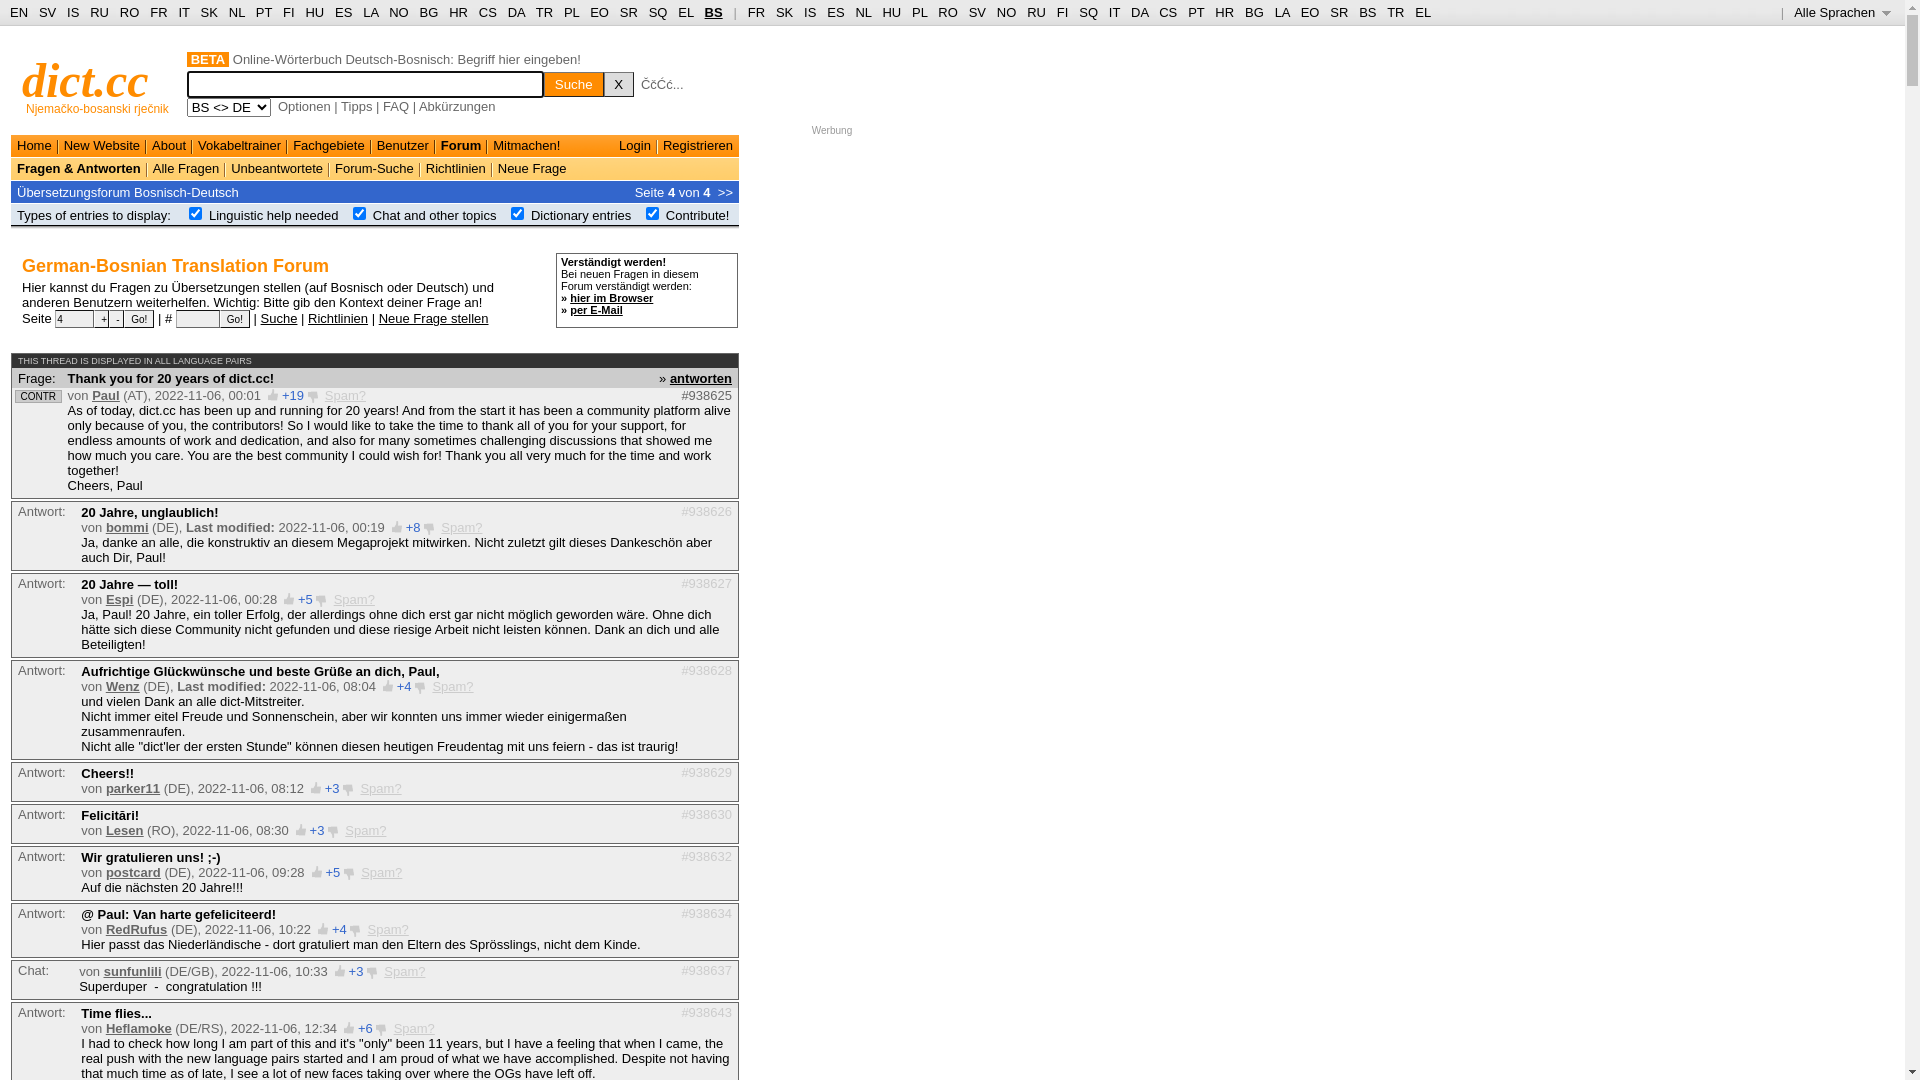  What do you see at coordinates (1113, 12) in the screenshot?
I see `'IT'` at bounding box center [1113, 12].